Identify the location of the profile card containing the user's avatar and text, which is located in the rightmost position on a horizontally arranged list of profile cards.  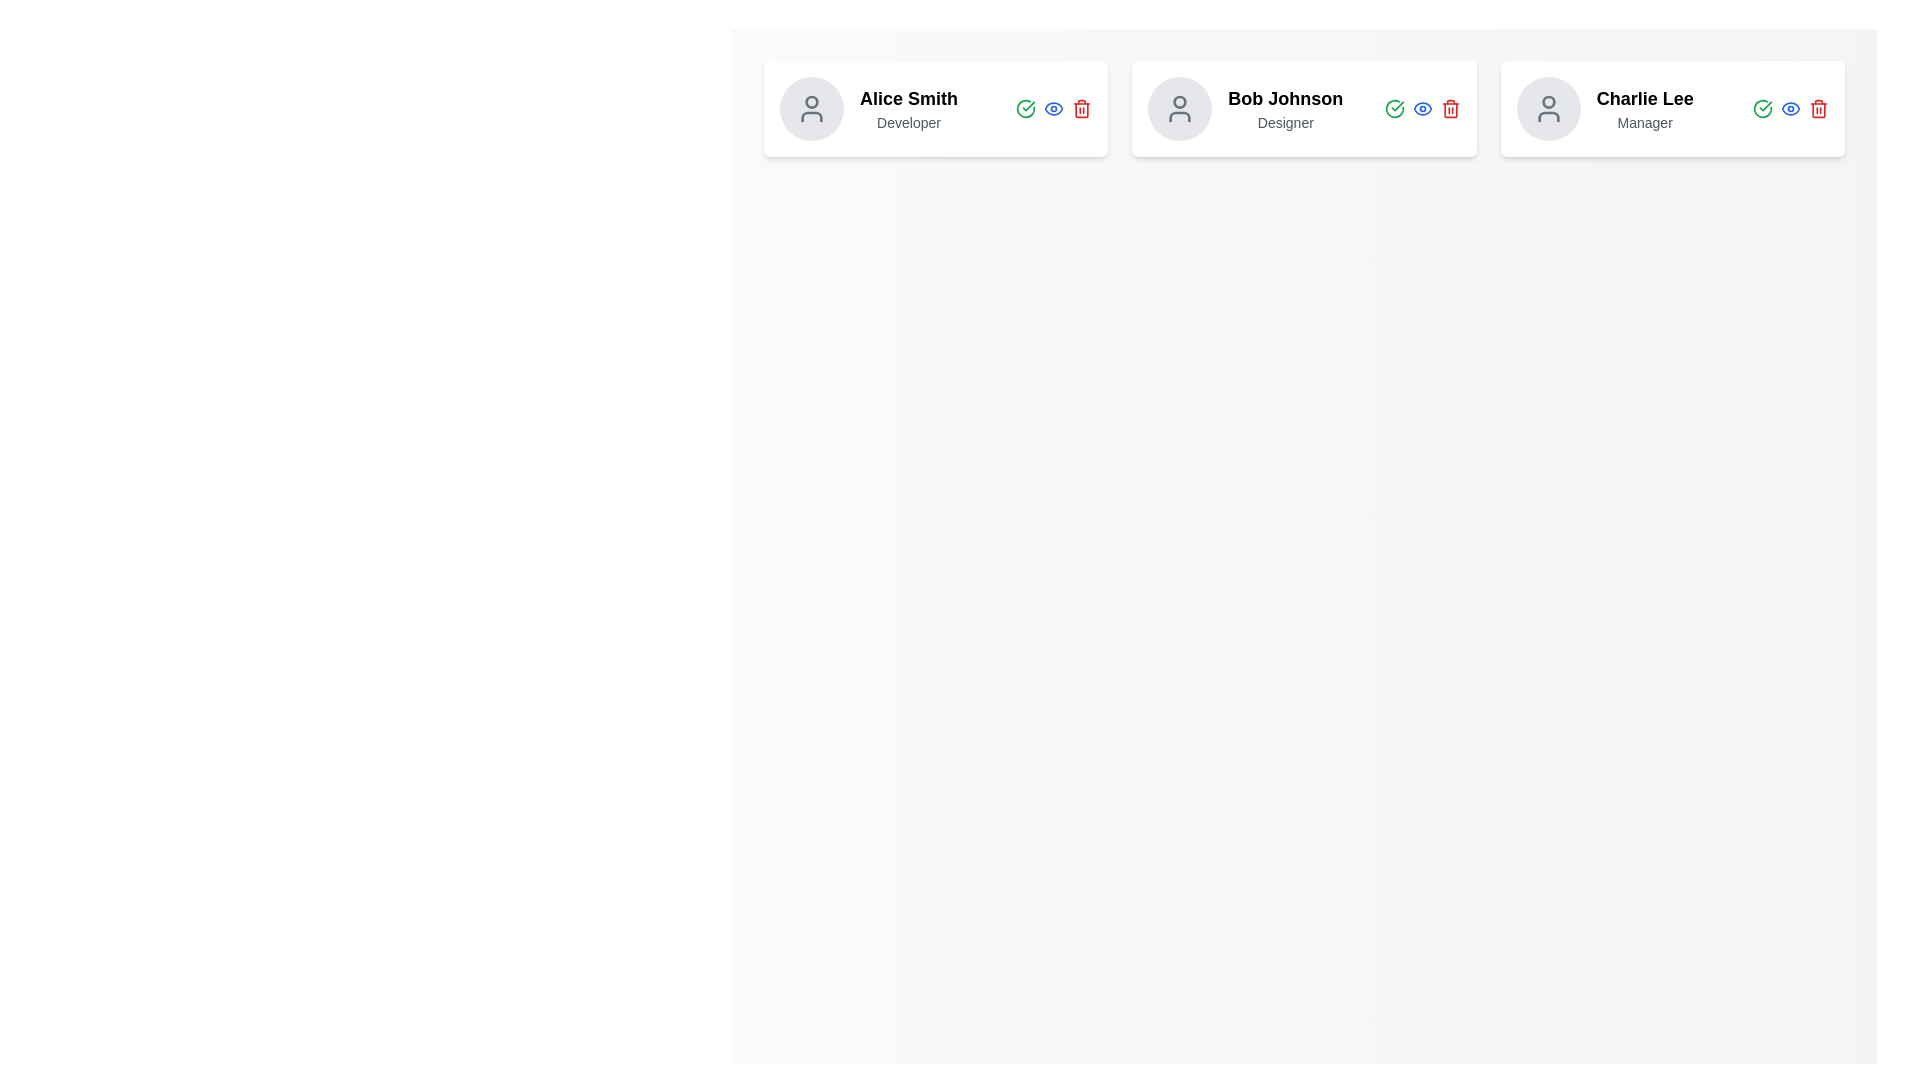
(1605, 108).